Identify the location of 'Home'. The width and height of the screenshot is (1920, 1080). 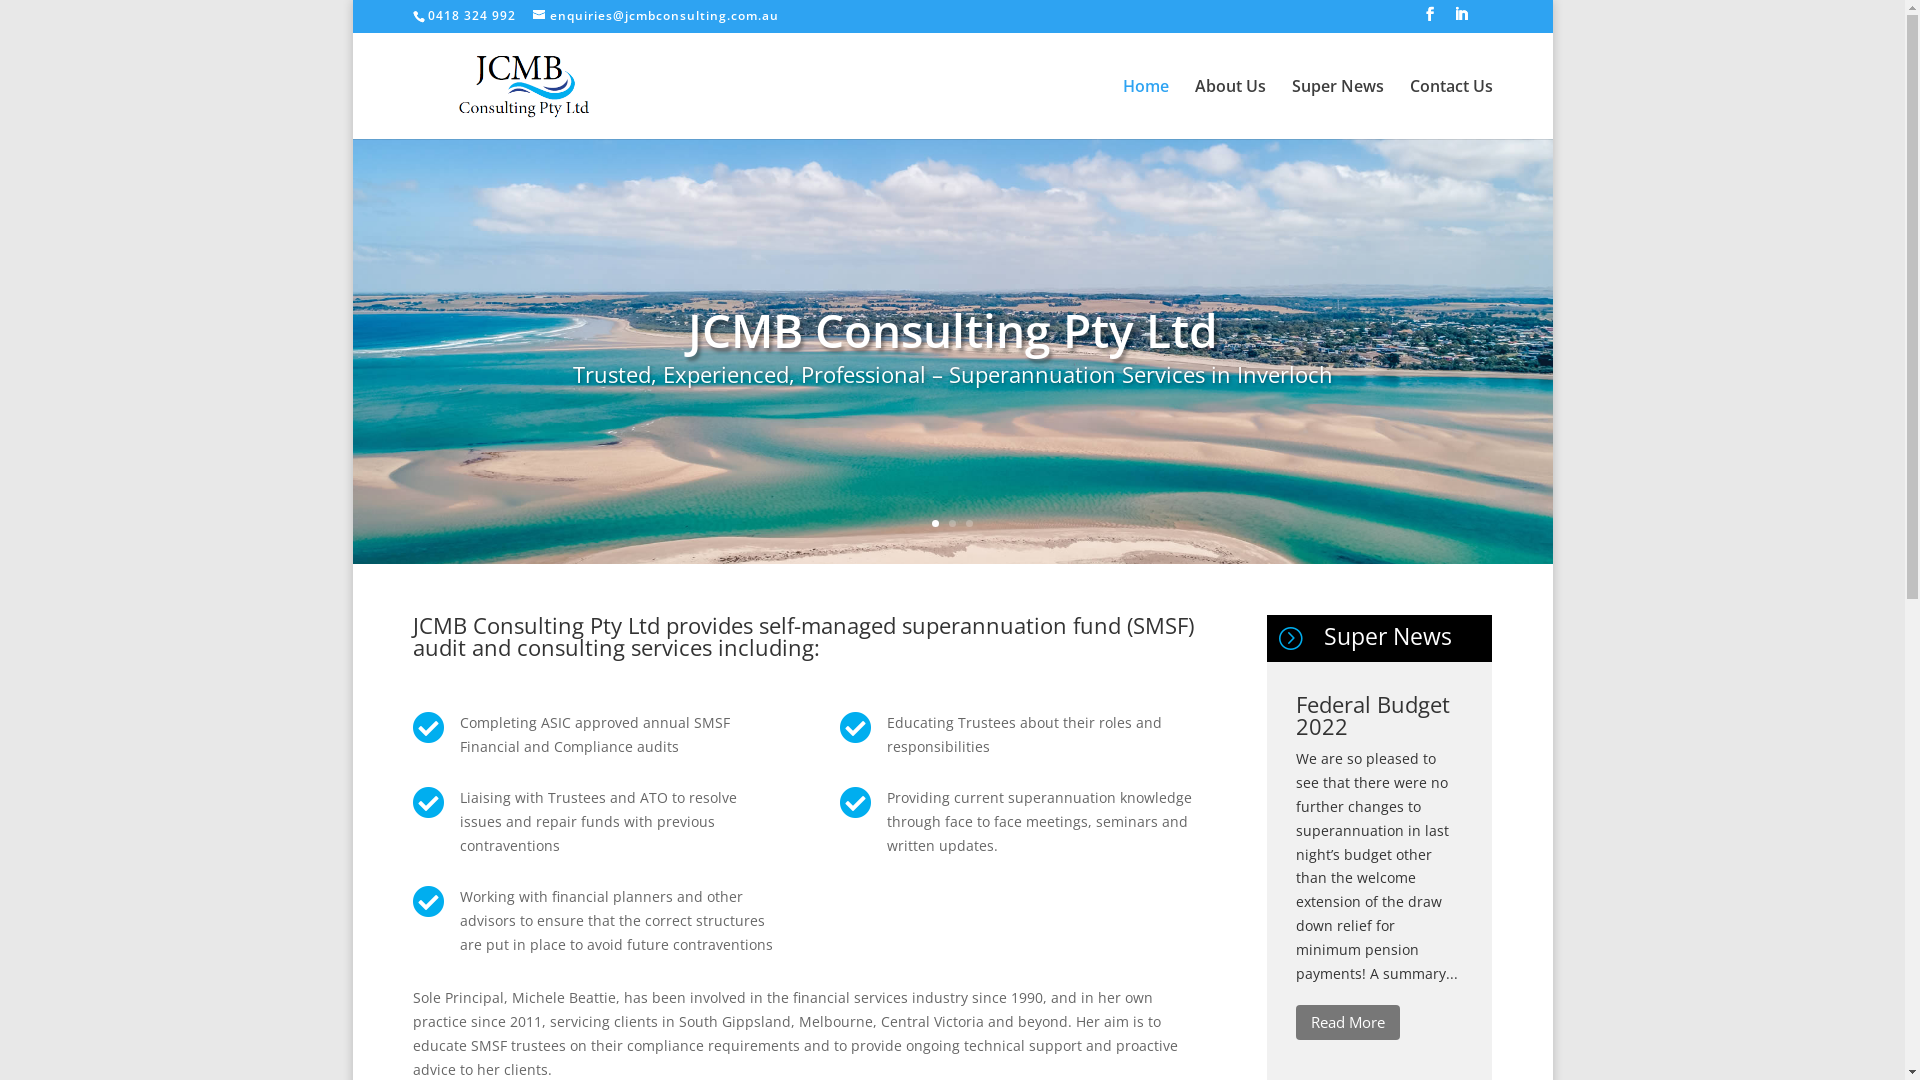
(1122, 108).